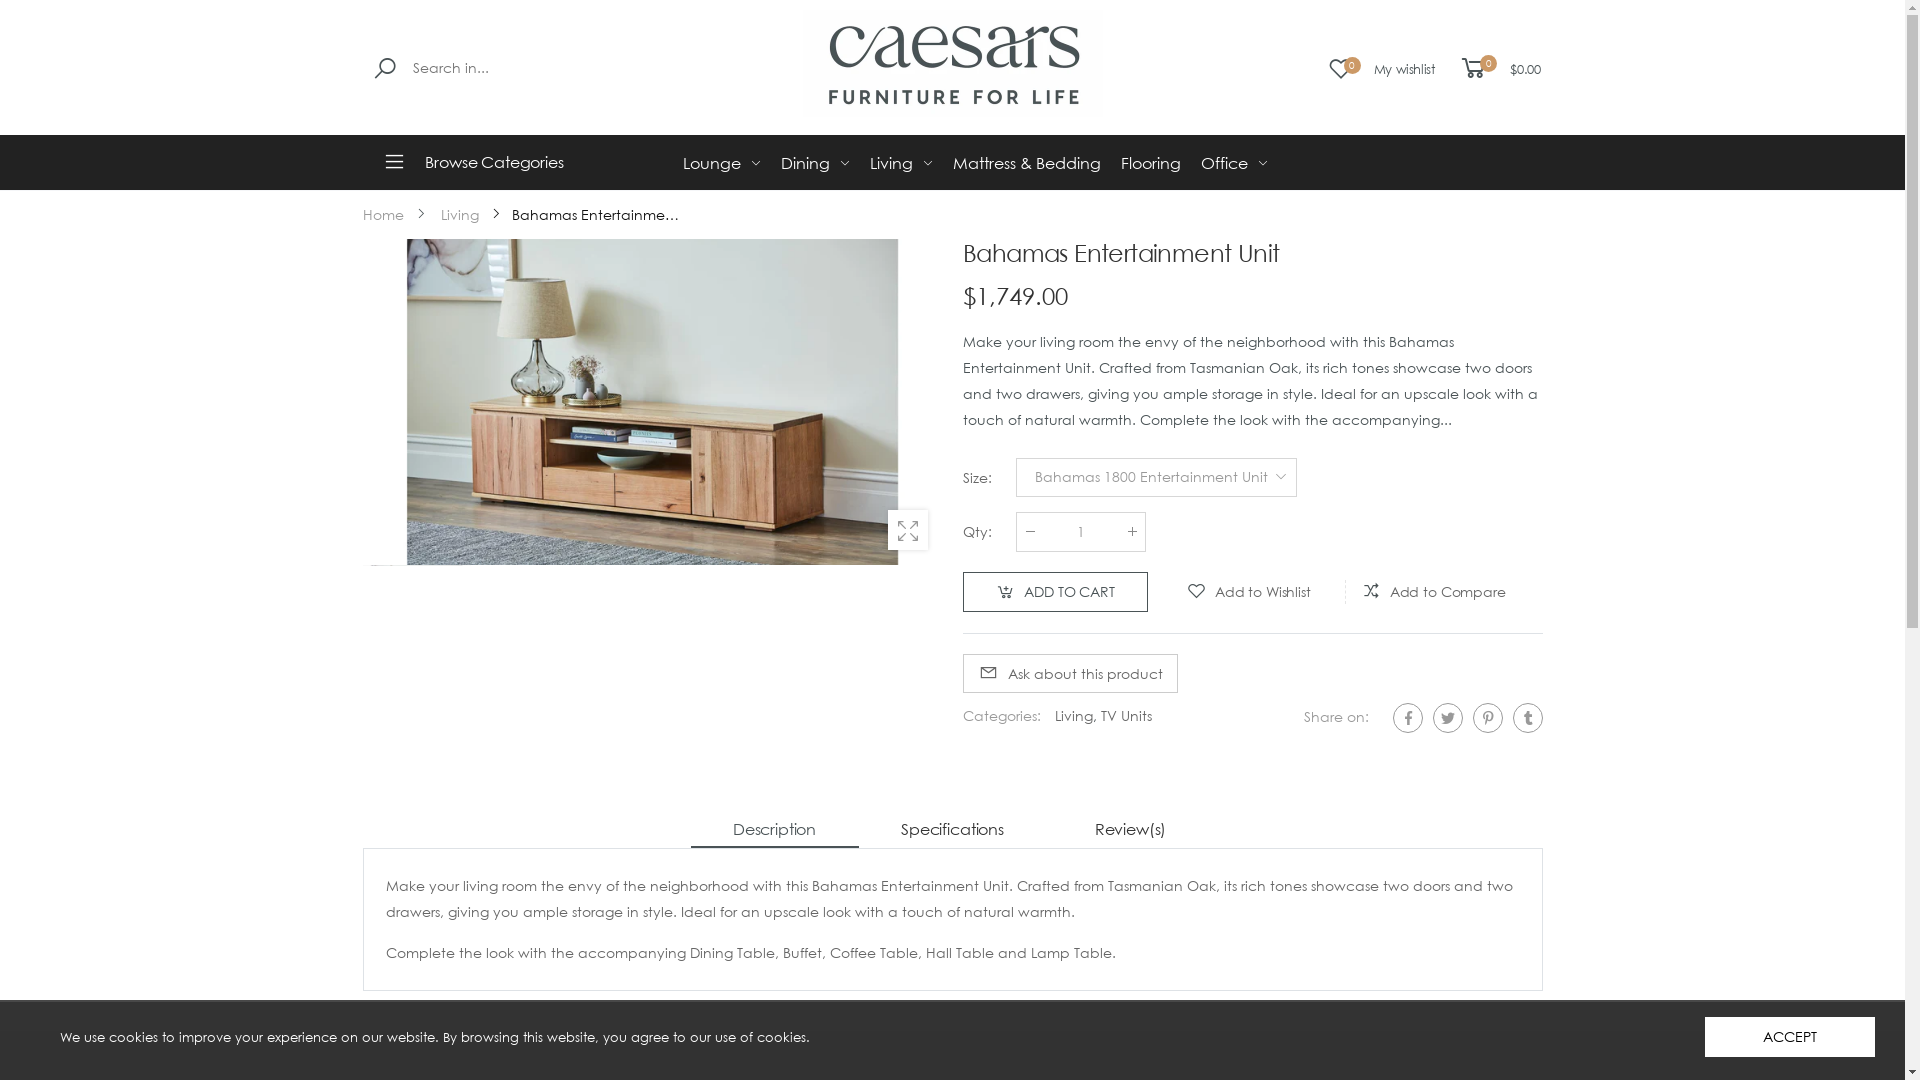  Describe the element at coordinates (1380, 67) in the screenshot. I see `'0` at that location.